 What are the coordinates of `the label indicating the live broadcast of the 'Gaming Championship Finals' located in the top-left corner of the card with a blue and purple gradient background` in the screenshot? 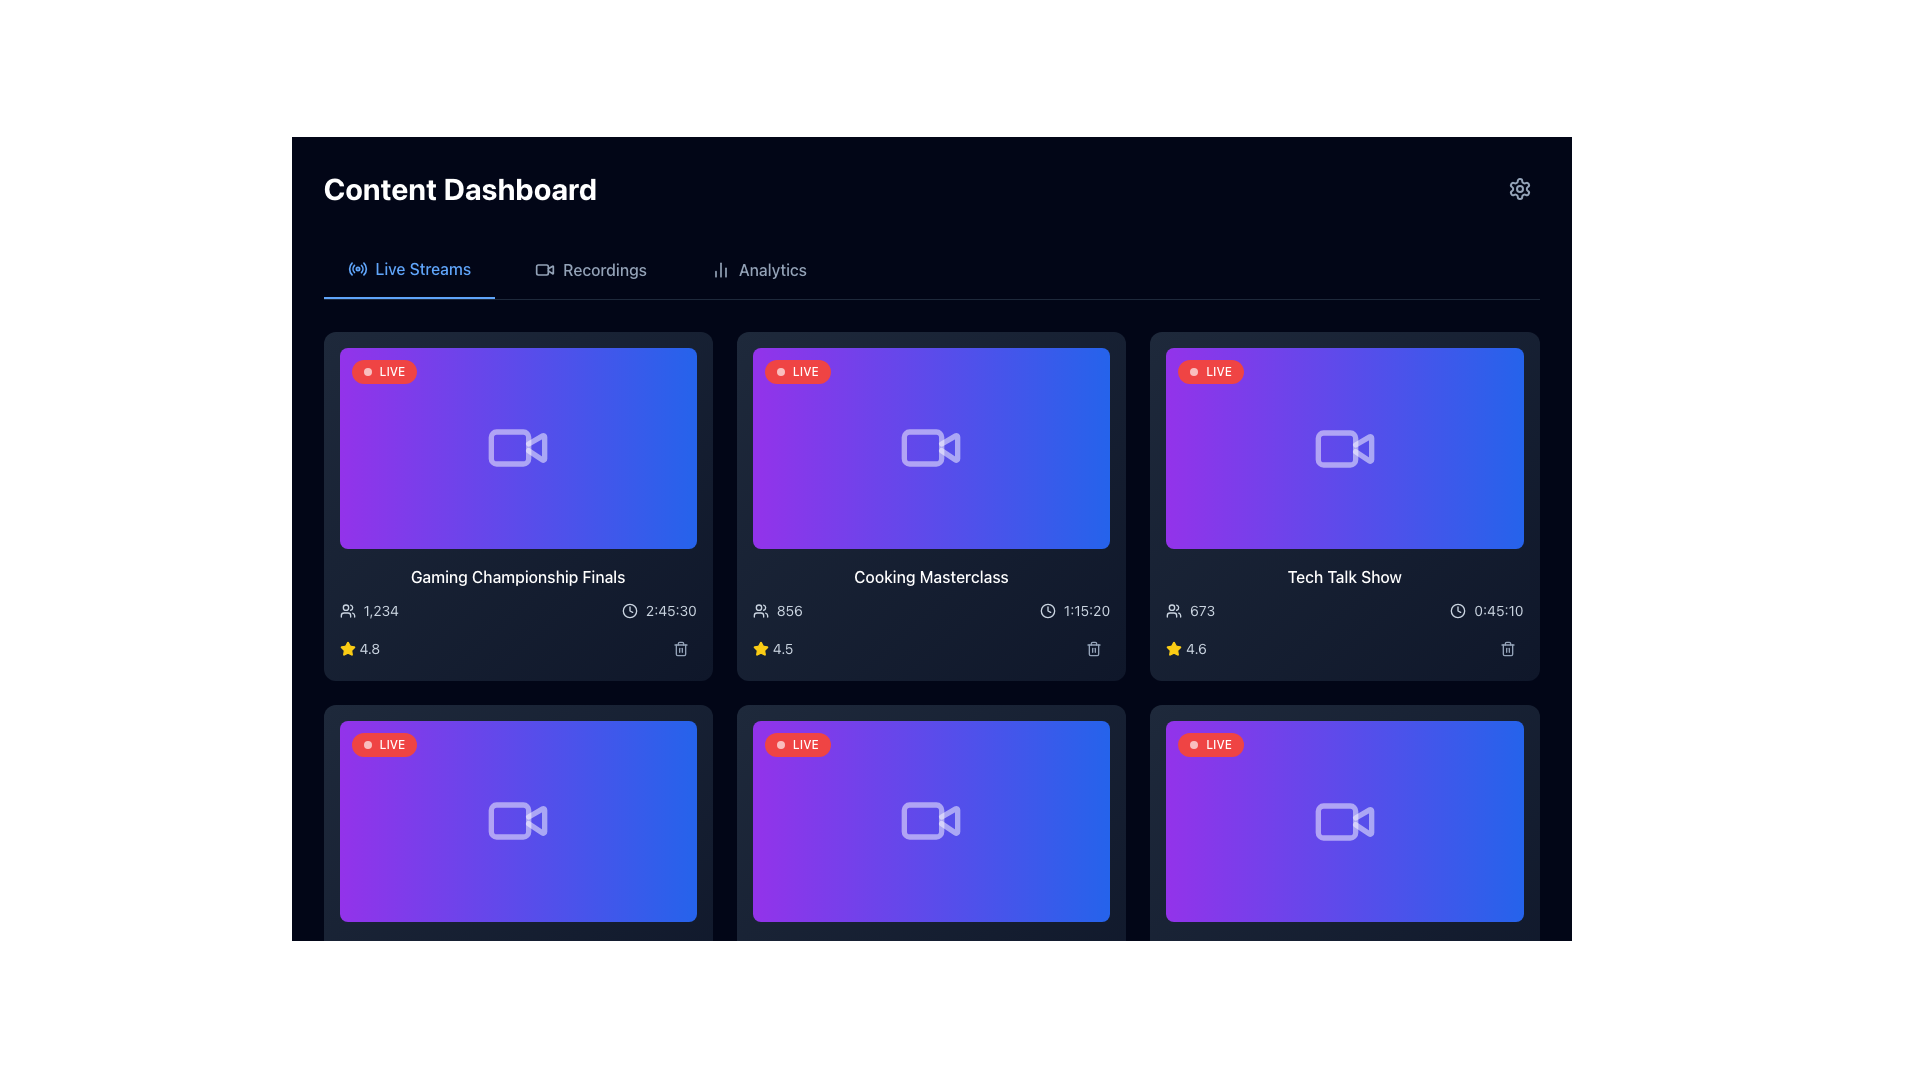 It's located at (384, 744).